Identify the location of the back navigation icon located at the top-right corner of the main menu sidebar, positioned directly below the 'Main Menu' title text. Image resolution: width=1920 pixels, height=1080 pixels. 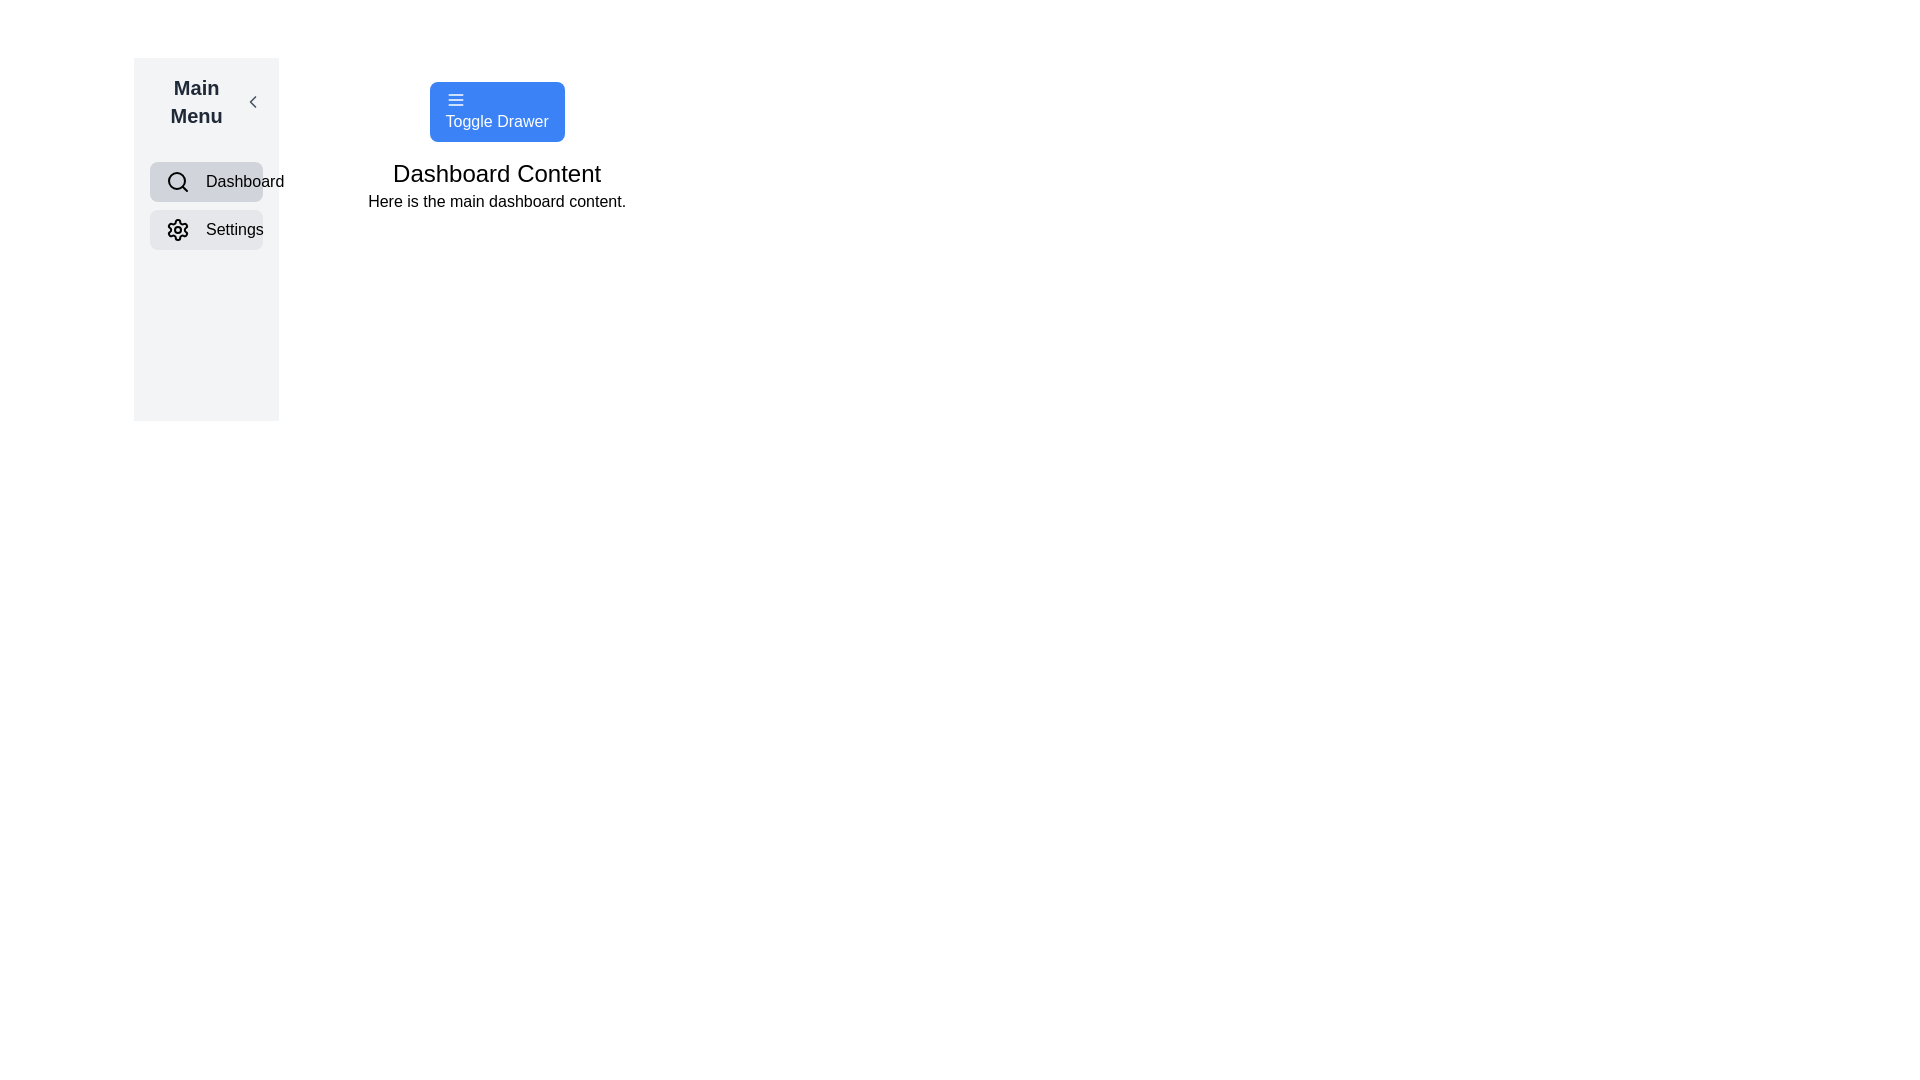
(252, 101).